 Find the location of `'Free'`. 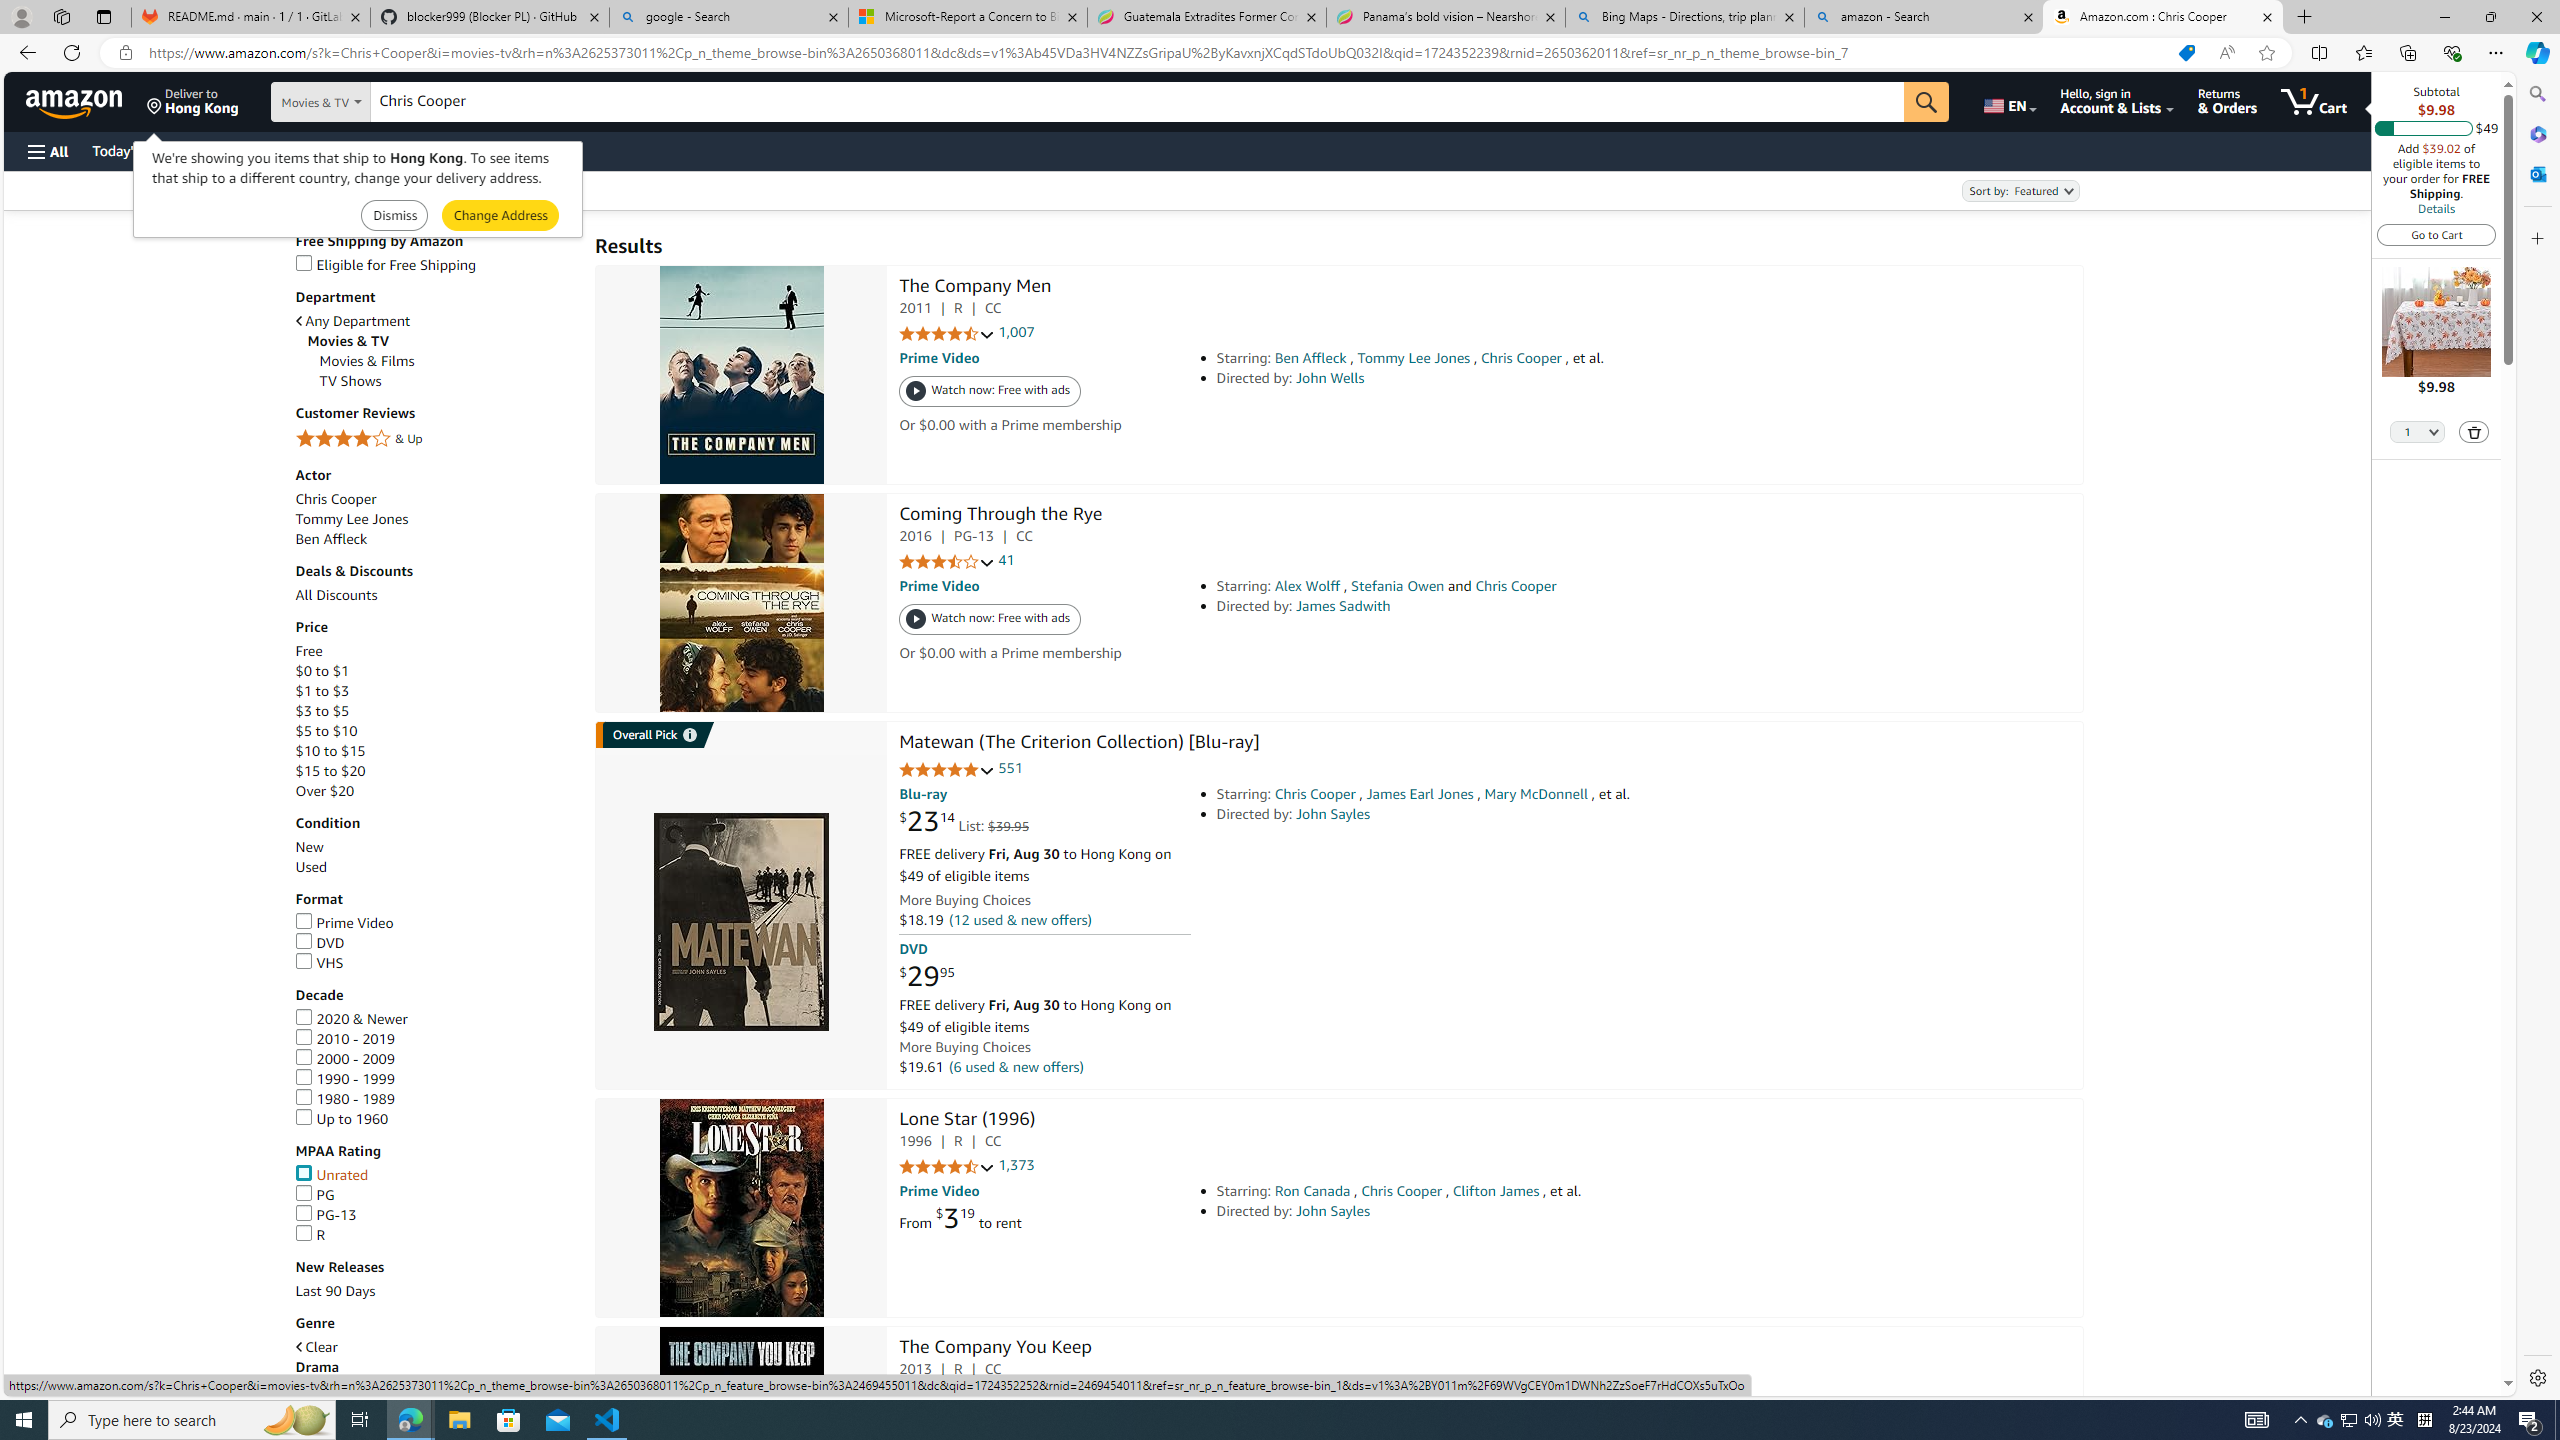

'Free' is located at coordinates (307, 651).